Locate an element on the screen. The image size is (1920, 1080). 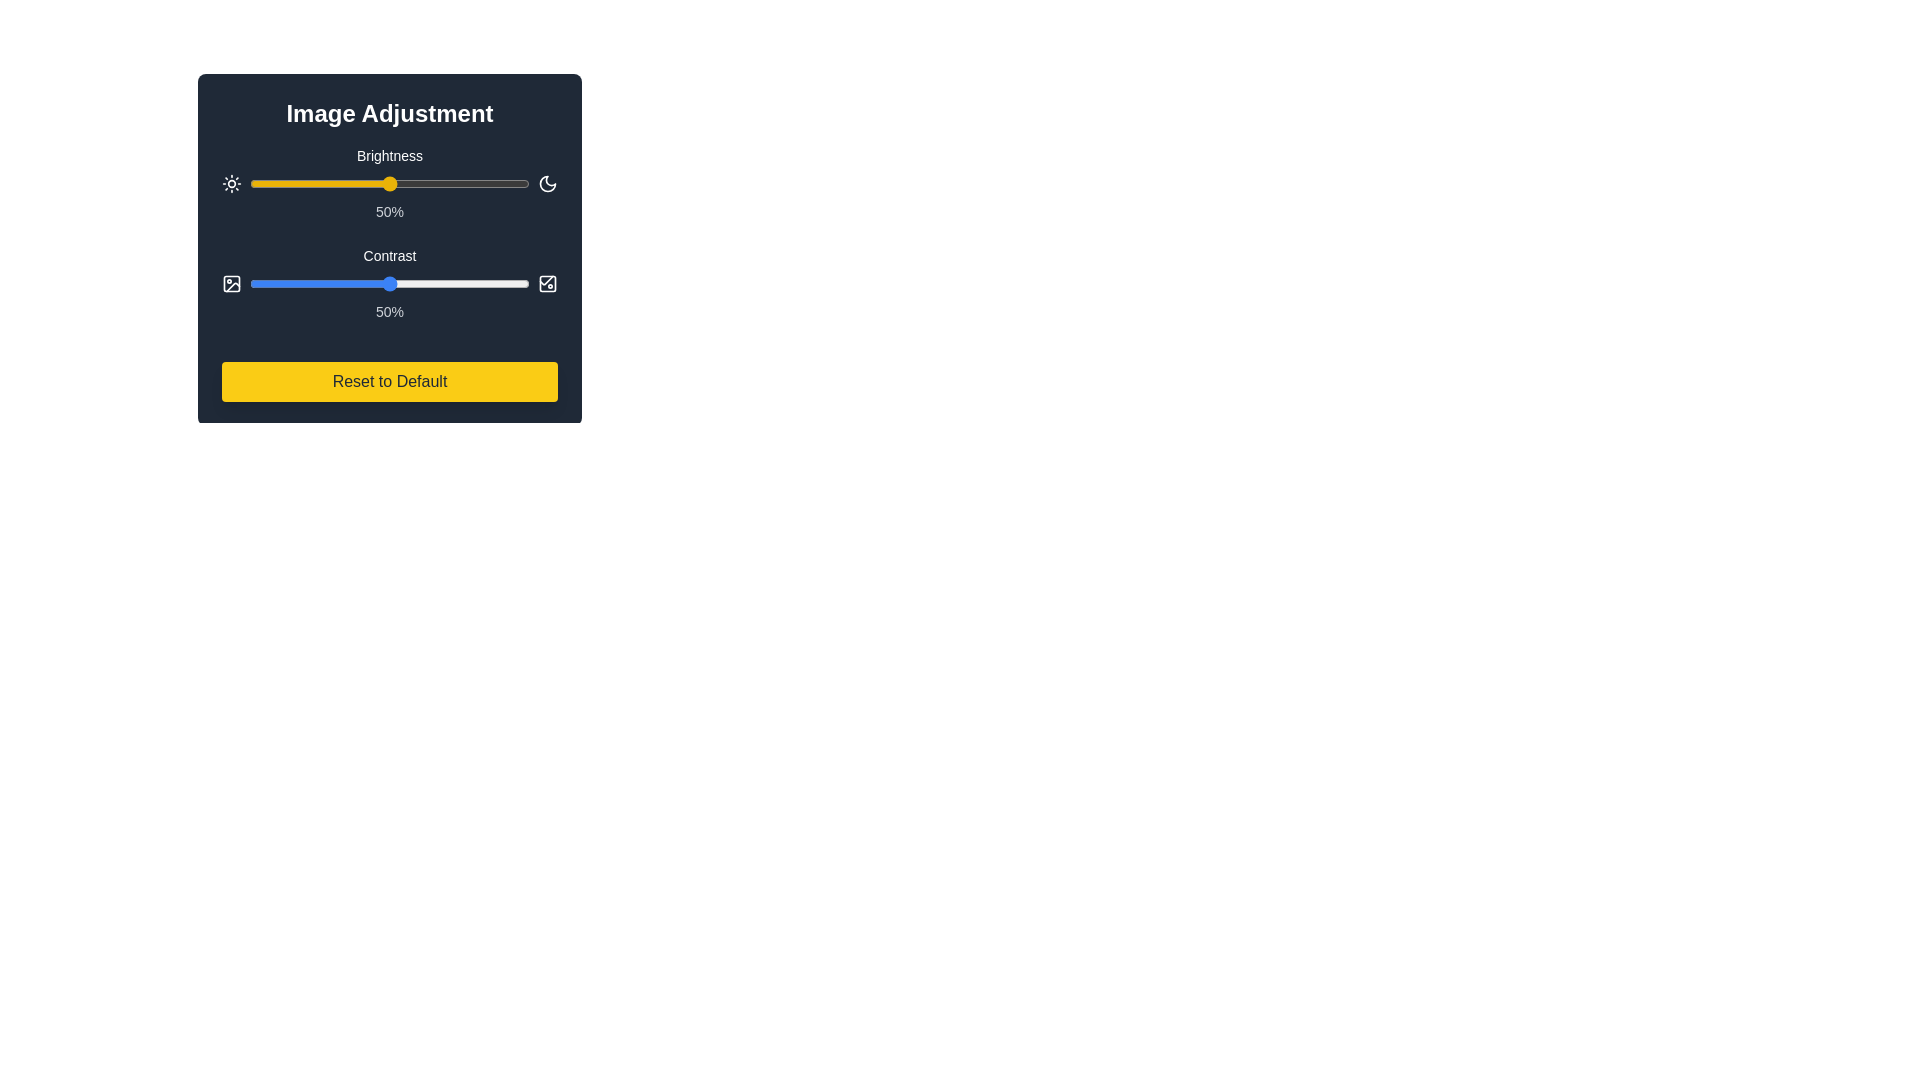
the brightness is located at coordinates (398, 184).